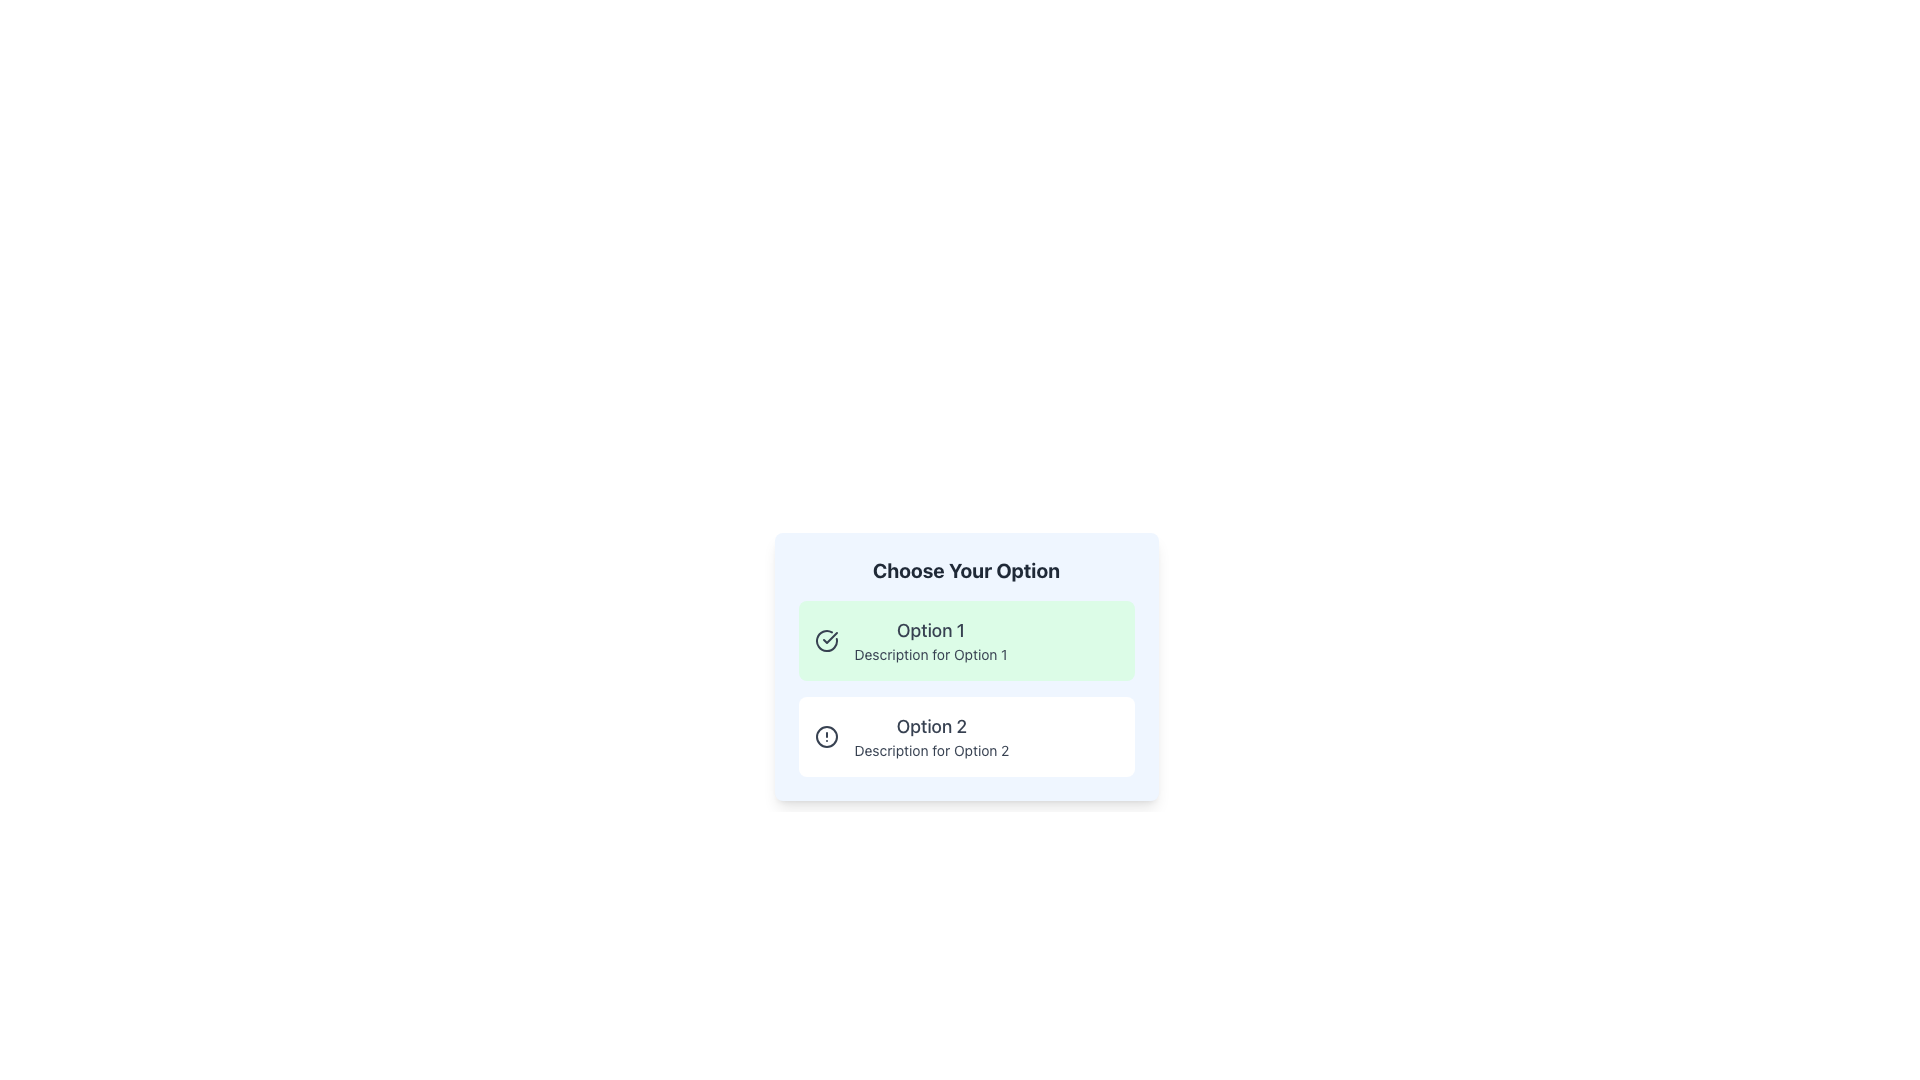  Describe the element at coordinates (930, 640) in the screenshot. I see `the text block labeled 'Option 1' with a description 'Description for Option 1', which is styled in grayish text color and is the first selectable option in the 'Choose Your Option' section` at that location.